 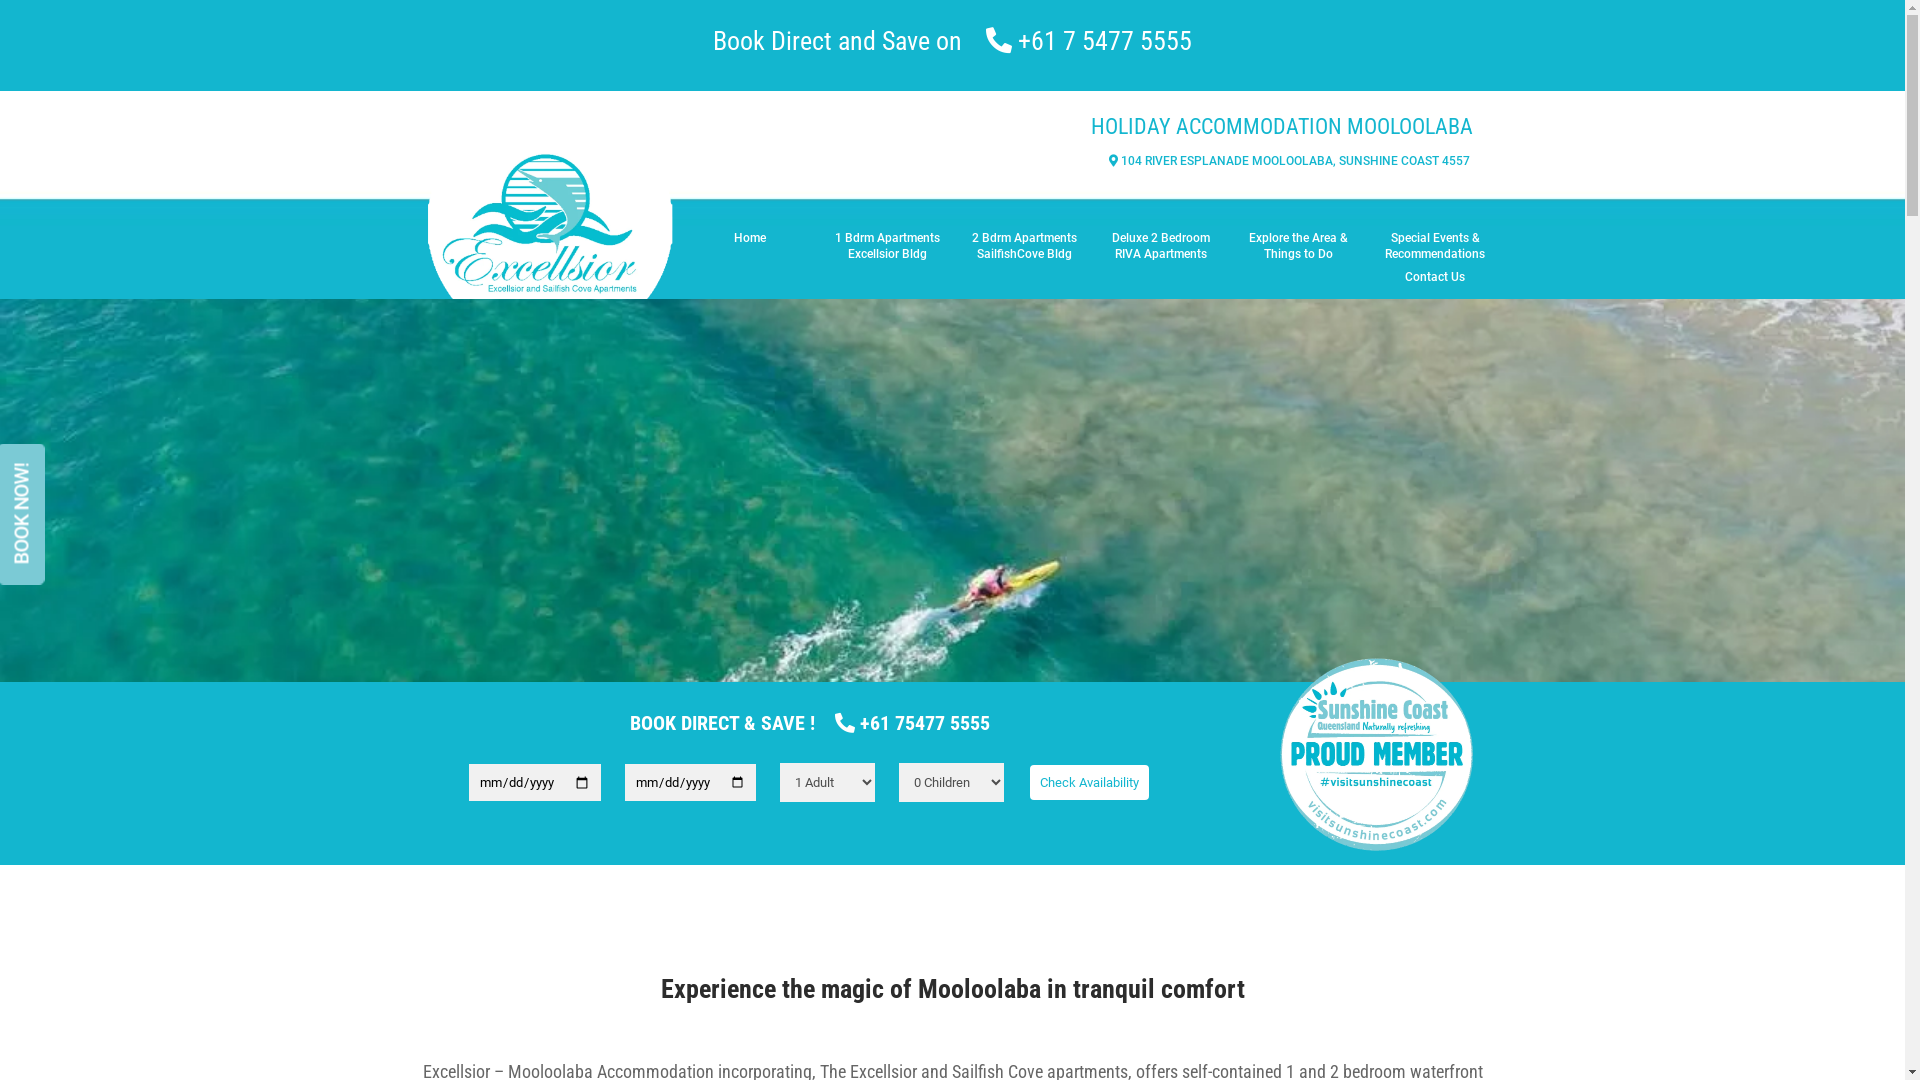 I want to click on 'Check Availability', so click(x=1088, y=781).